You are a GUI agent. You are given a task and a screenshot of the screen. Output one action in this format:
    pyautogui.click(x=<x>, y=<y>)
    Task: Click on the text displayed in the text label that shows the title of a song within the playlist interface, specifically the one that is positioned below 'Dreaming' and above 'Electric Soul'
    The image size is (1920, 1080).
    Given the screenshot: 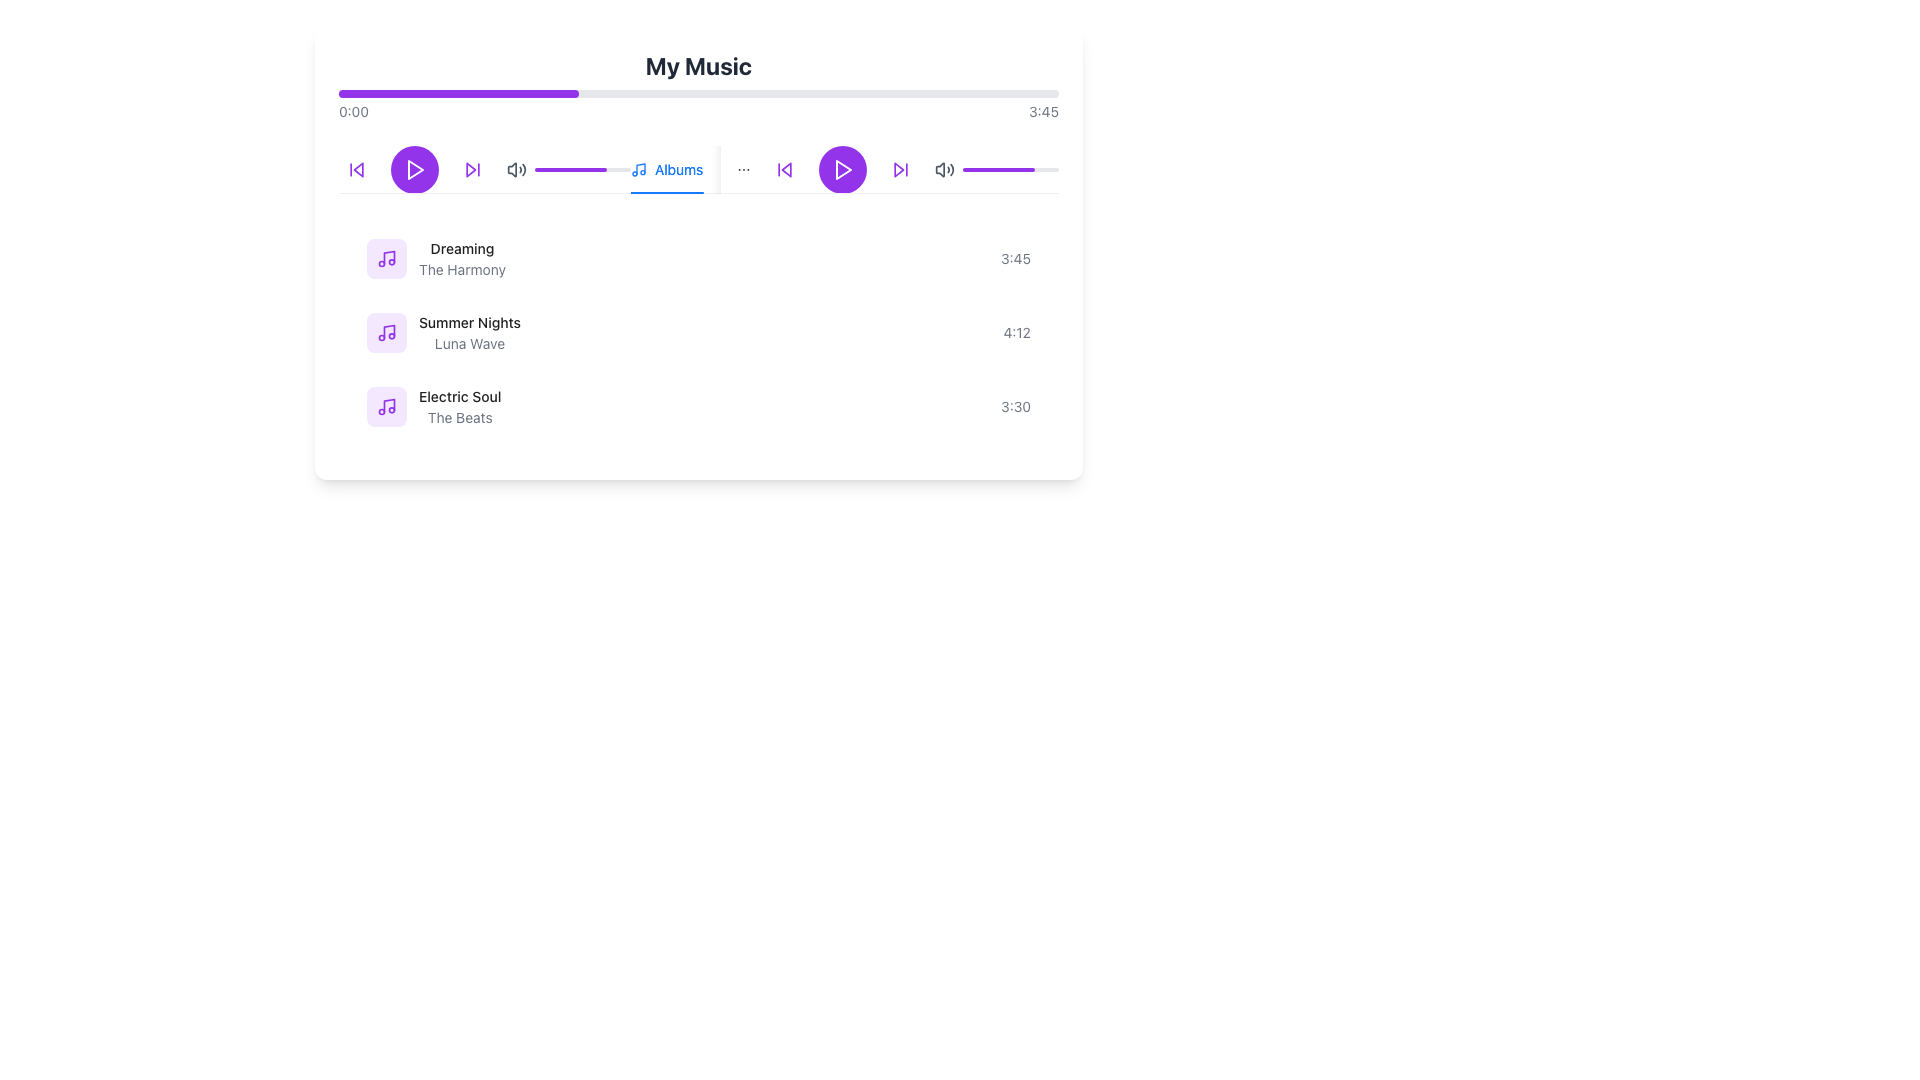 What is the action you would take?
    pyautogui.click(x=469, y=322)
    